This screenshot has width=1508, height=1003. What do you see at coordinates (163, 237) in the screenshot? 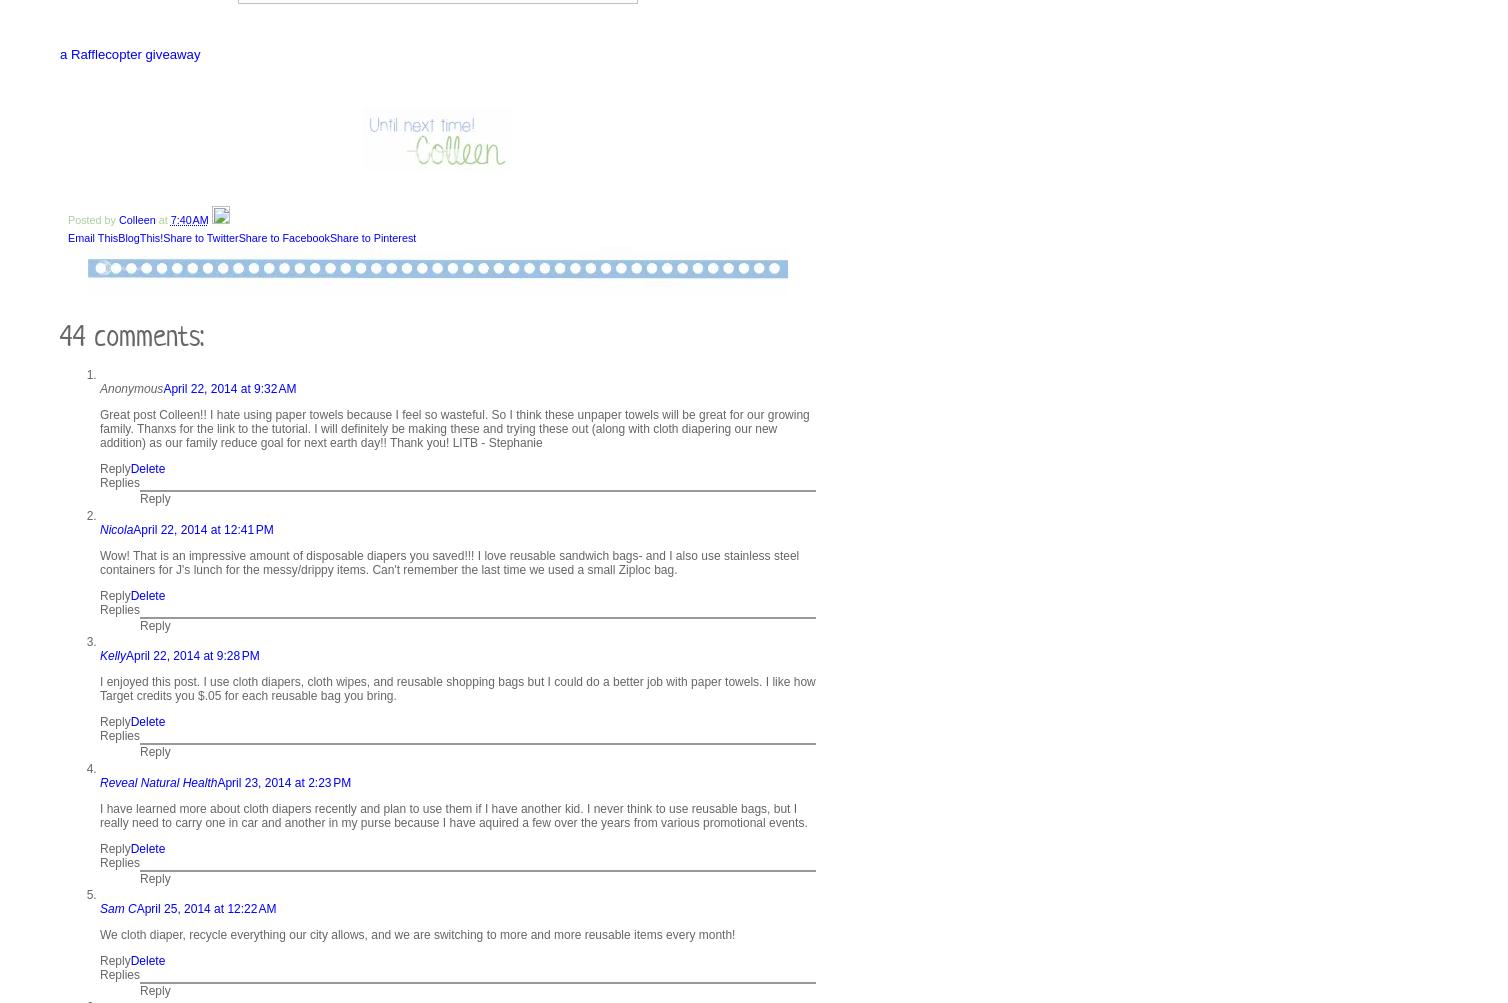
I see `'Share to Twitter'` at bounding box center [163, 237].